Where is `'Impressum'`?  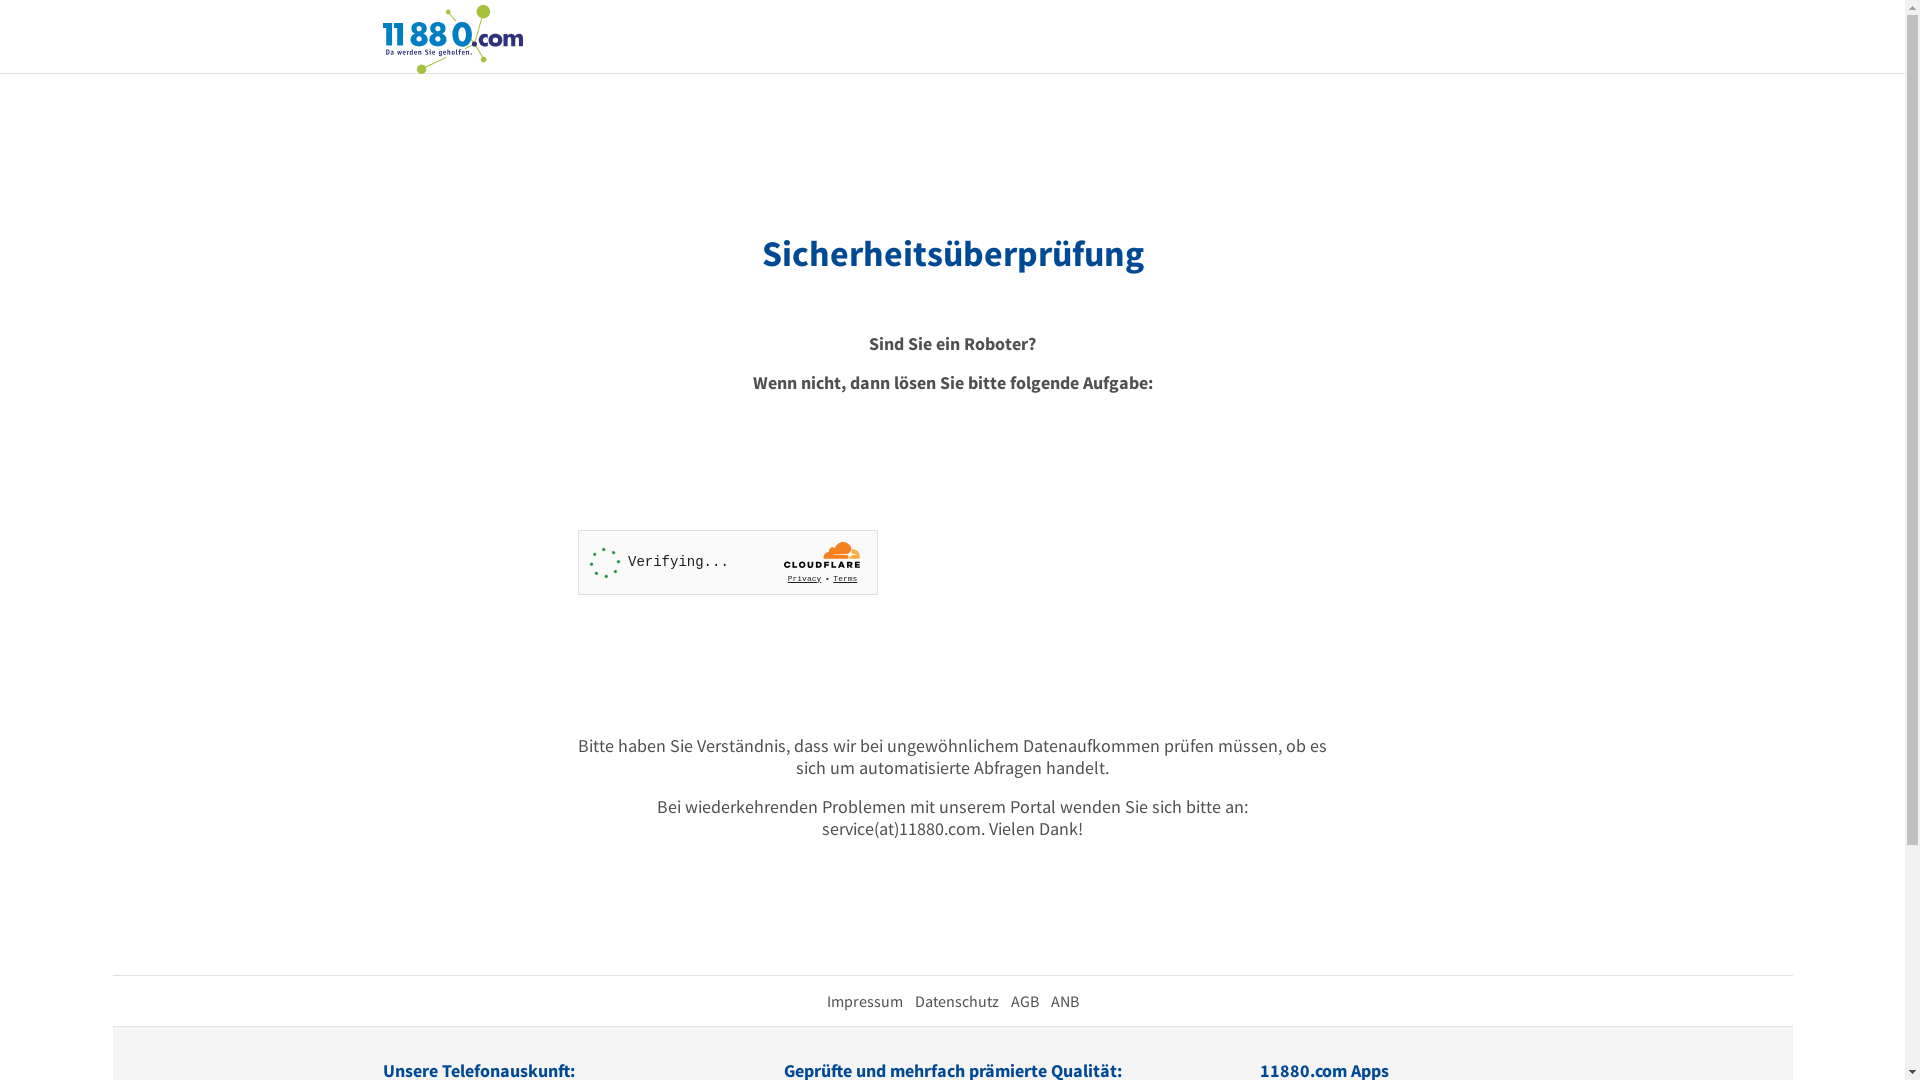
'Impressum' is located at coordinates (864, 1001).